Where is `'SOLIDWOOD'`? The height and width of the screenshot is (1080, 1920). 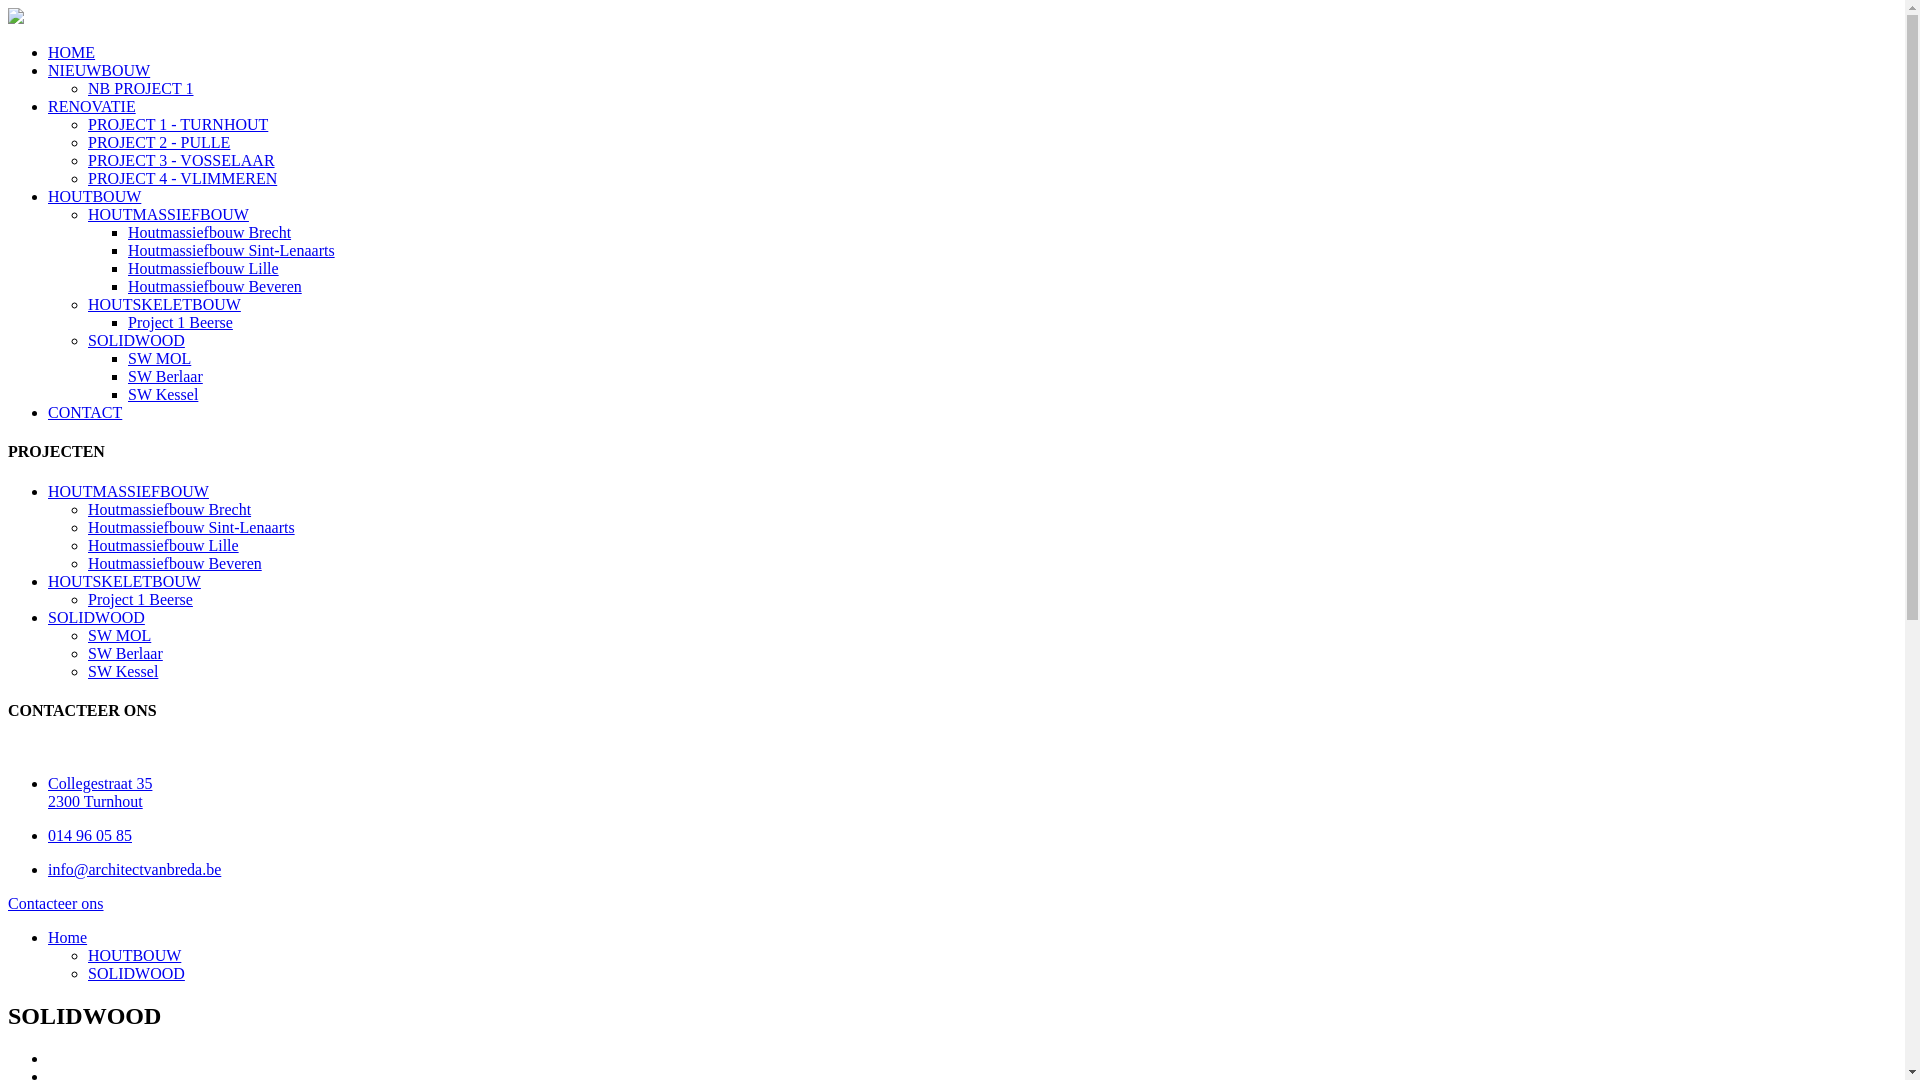 'SOLIDWOOD' is located at coordinates (86, 972).